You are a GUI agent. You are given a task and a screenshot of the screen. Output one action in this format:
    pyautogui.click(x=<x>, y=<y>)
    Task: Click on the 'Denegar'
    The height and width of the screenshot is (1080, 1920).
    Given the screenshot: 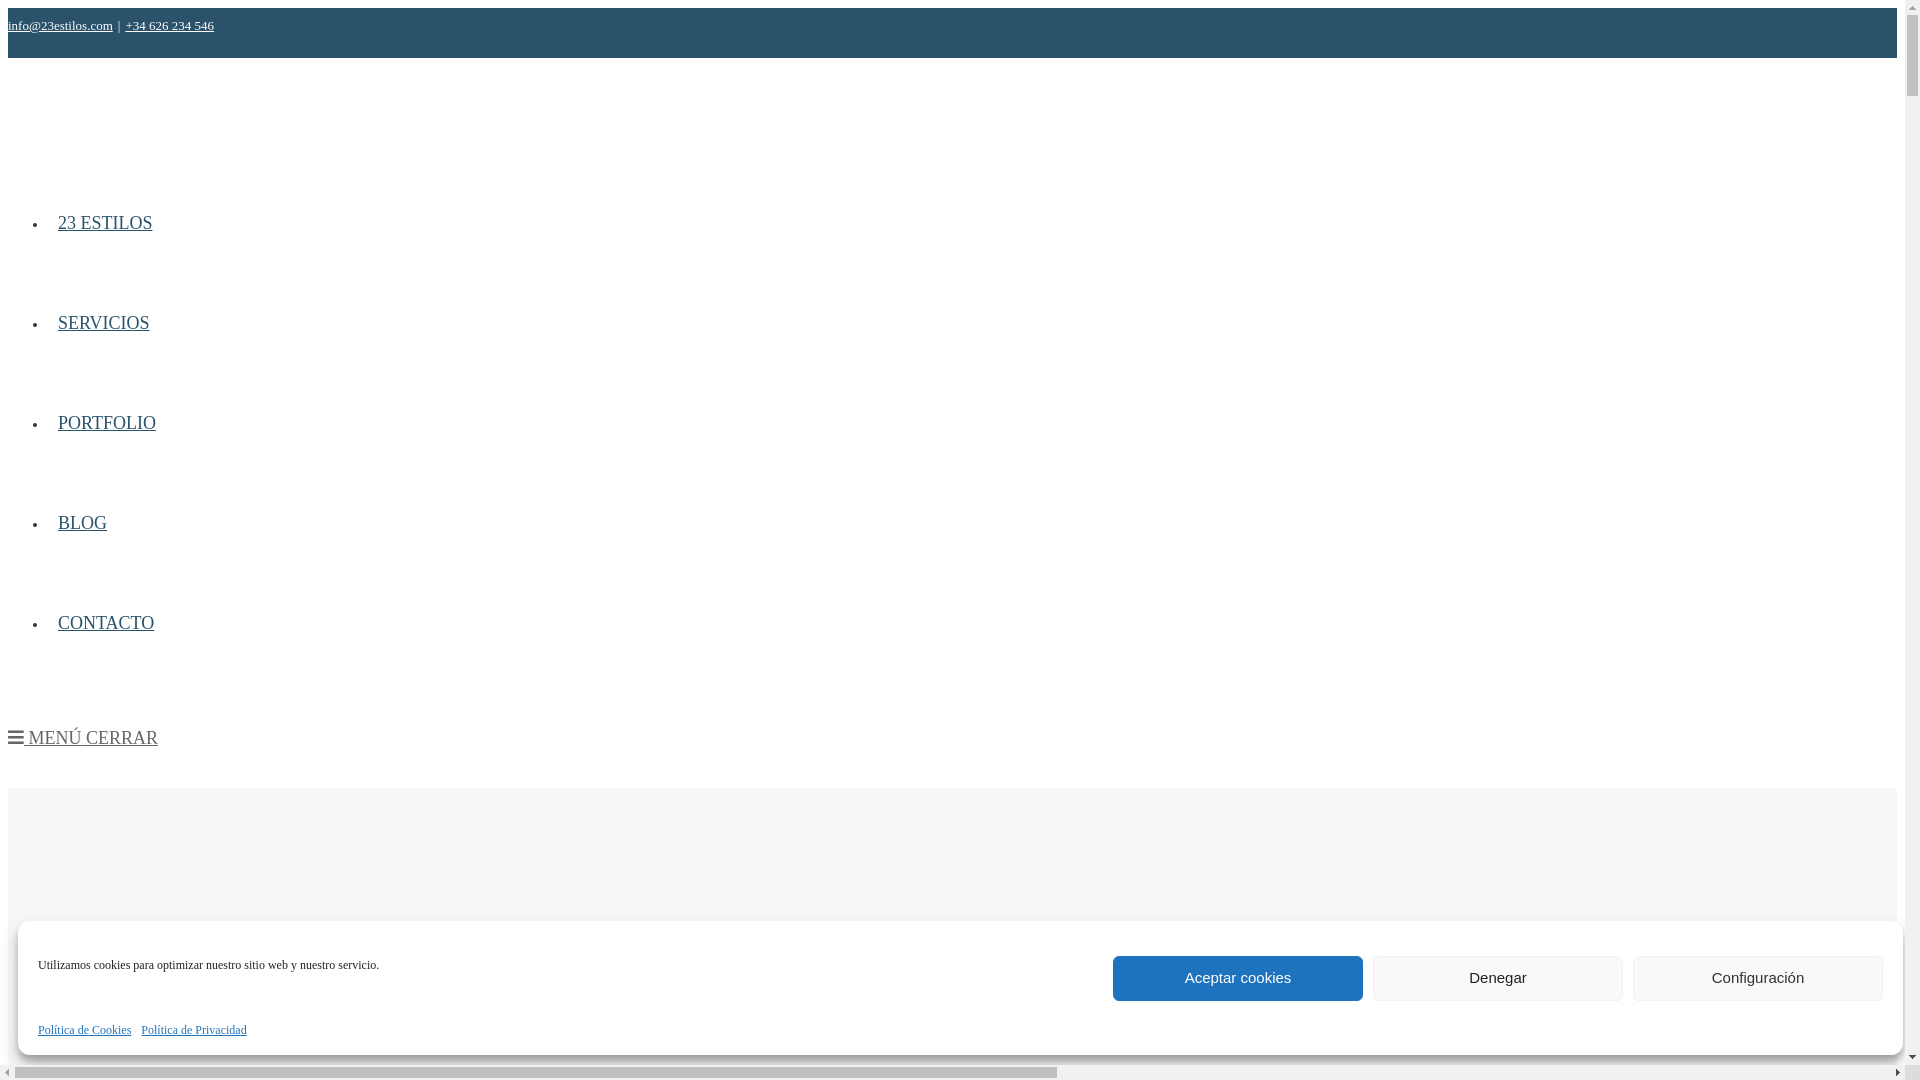 What is the action you would take?
    pyautogui.click(x=1497, y=977)
    